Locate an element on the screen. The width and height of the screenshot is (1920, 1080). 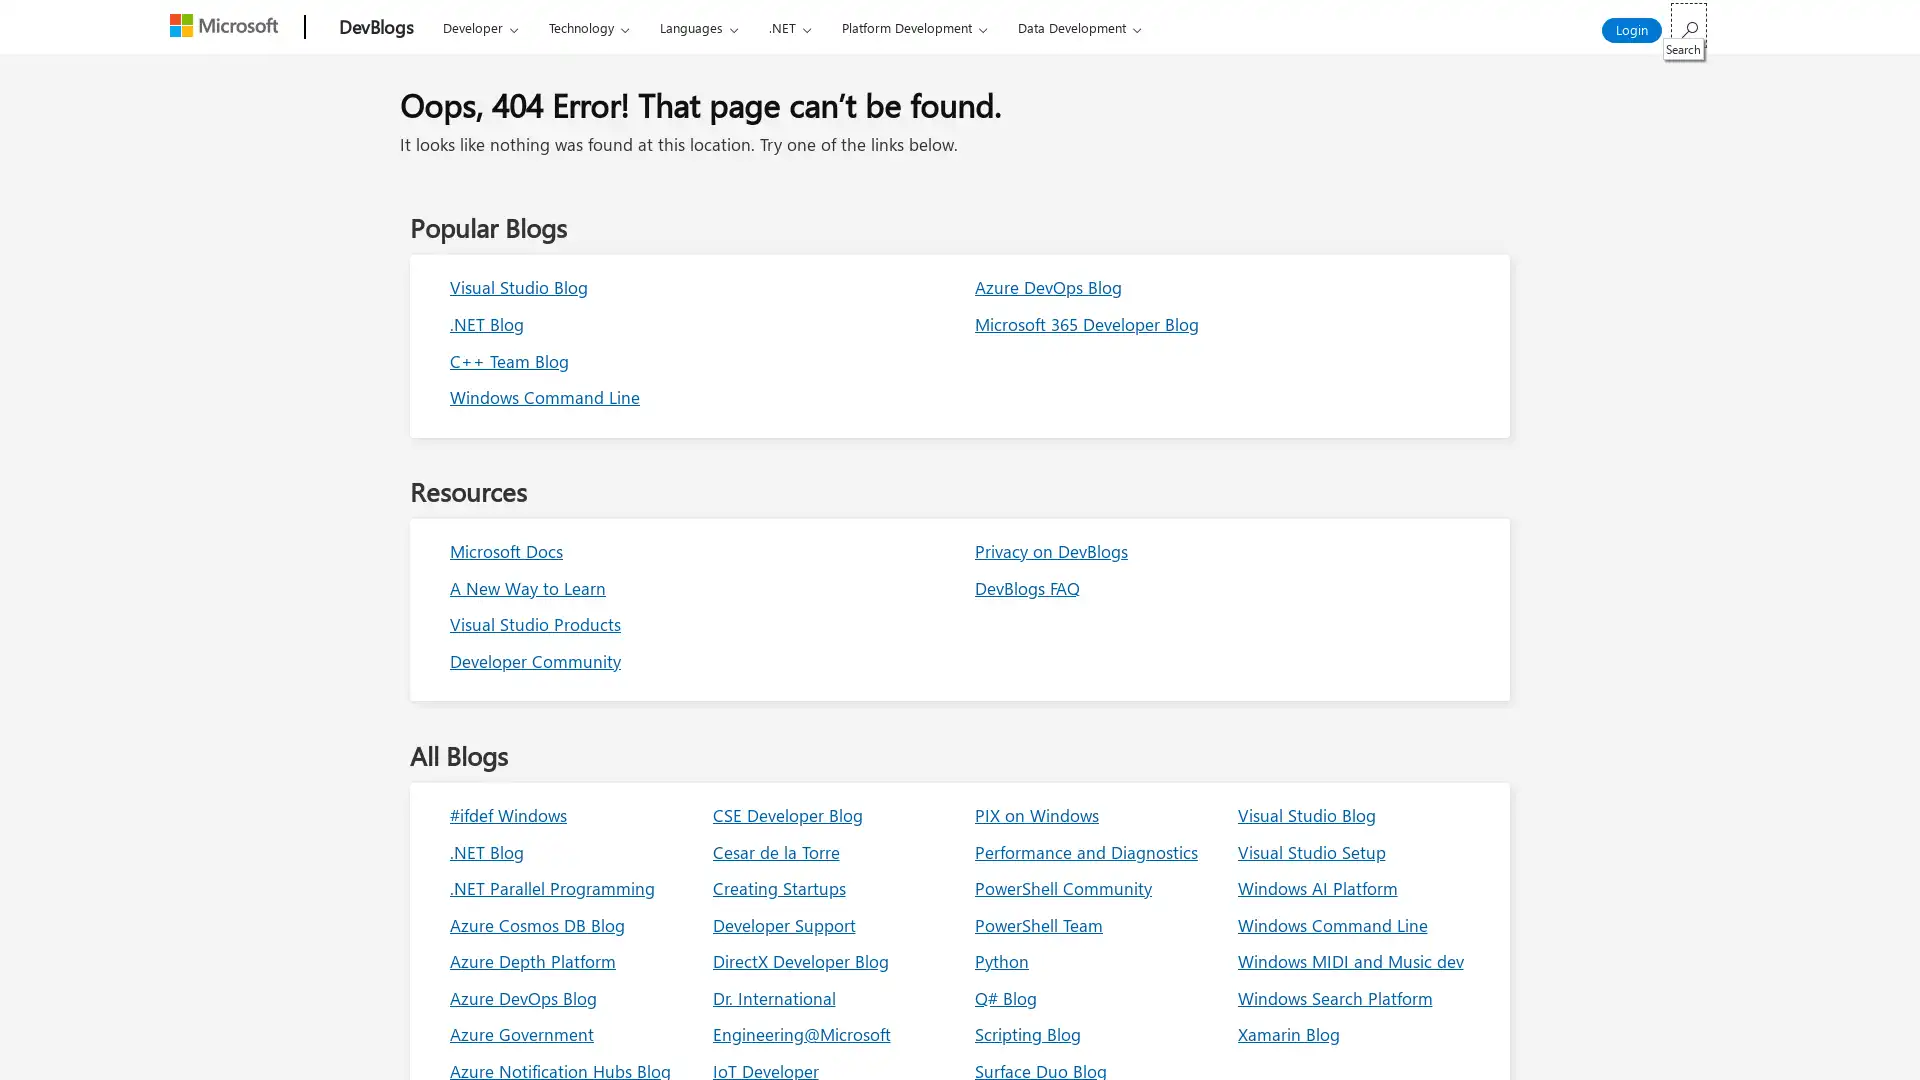
.NET is located at coordinates (788, 27).